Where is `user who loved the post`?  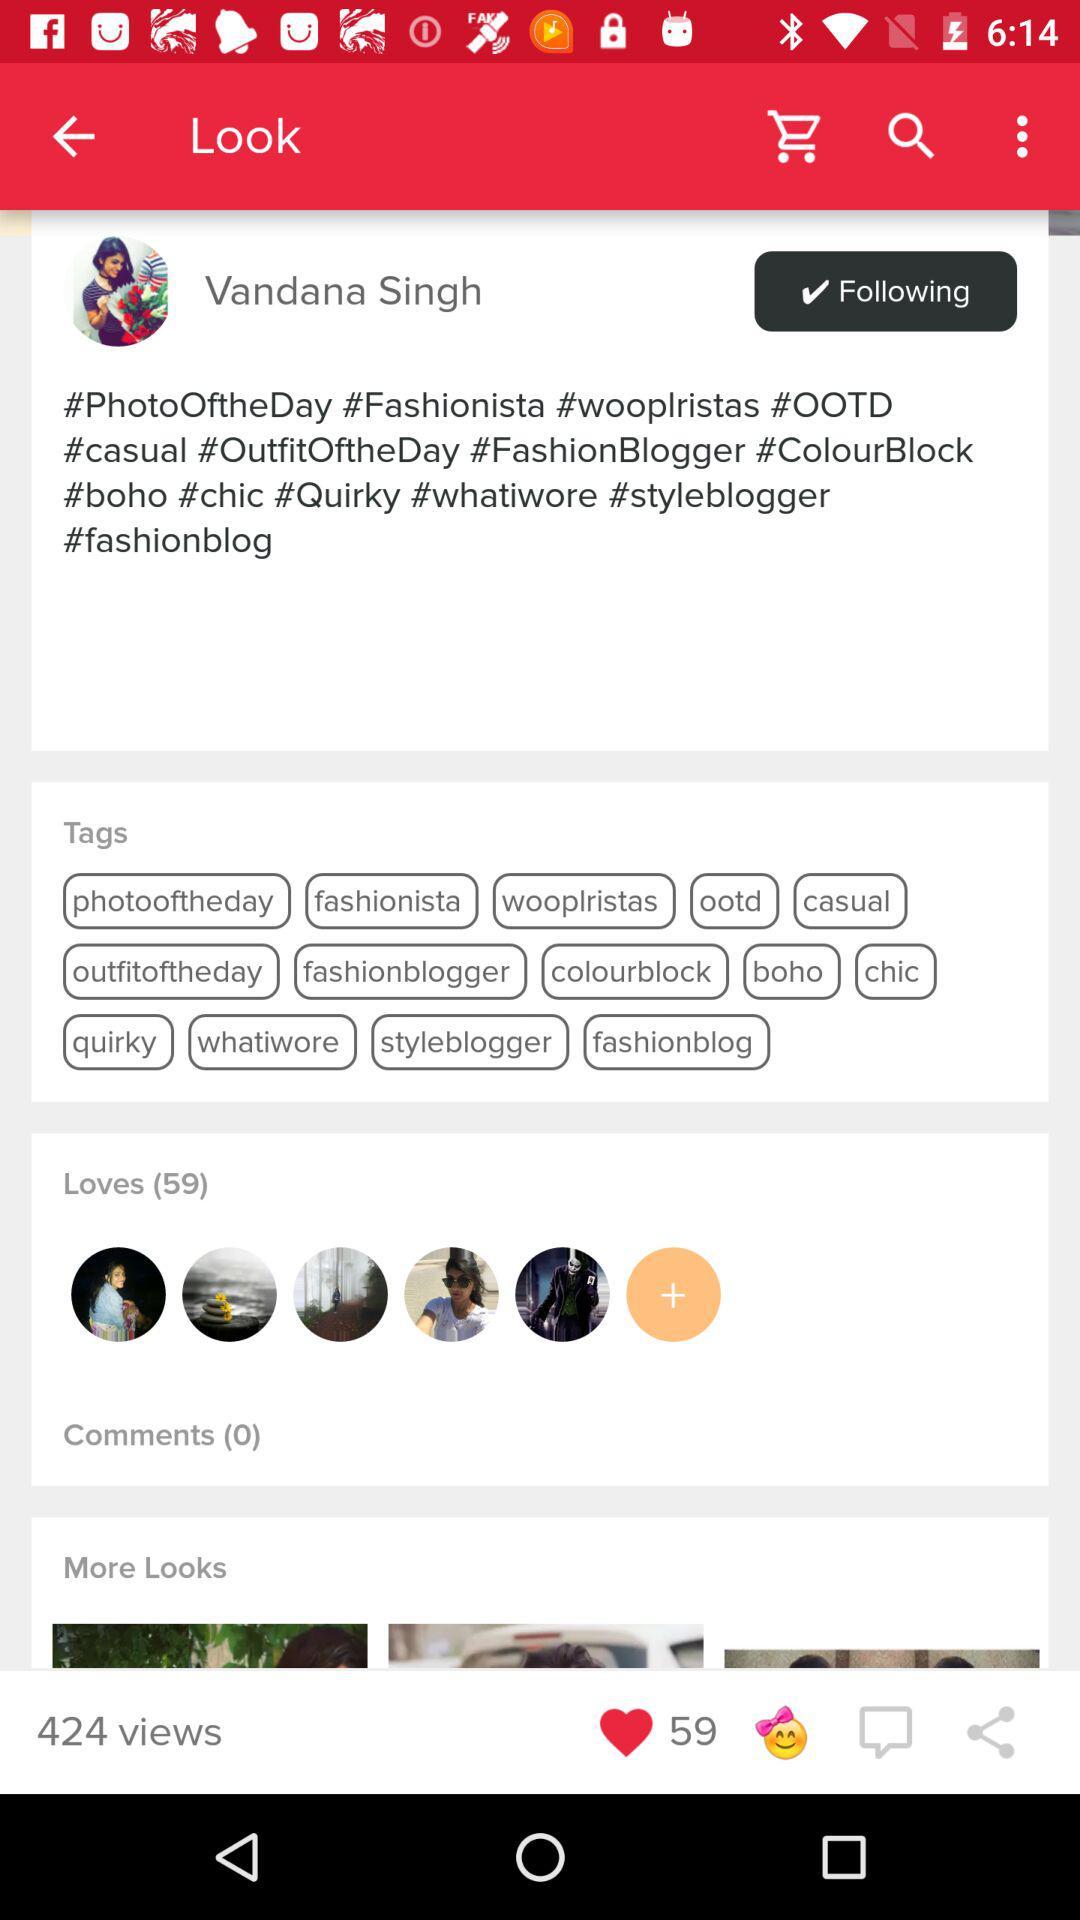
user who loved the post is located at coordinates (228, 1294).